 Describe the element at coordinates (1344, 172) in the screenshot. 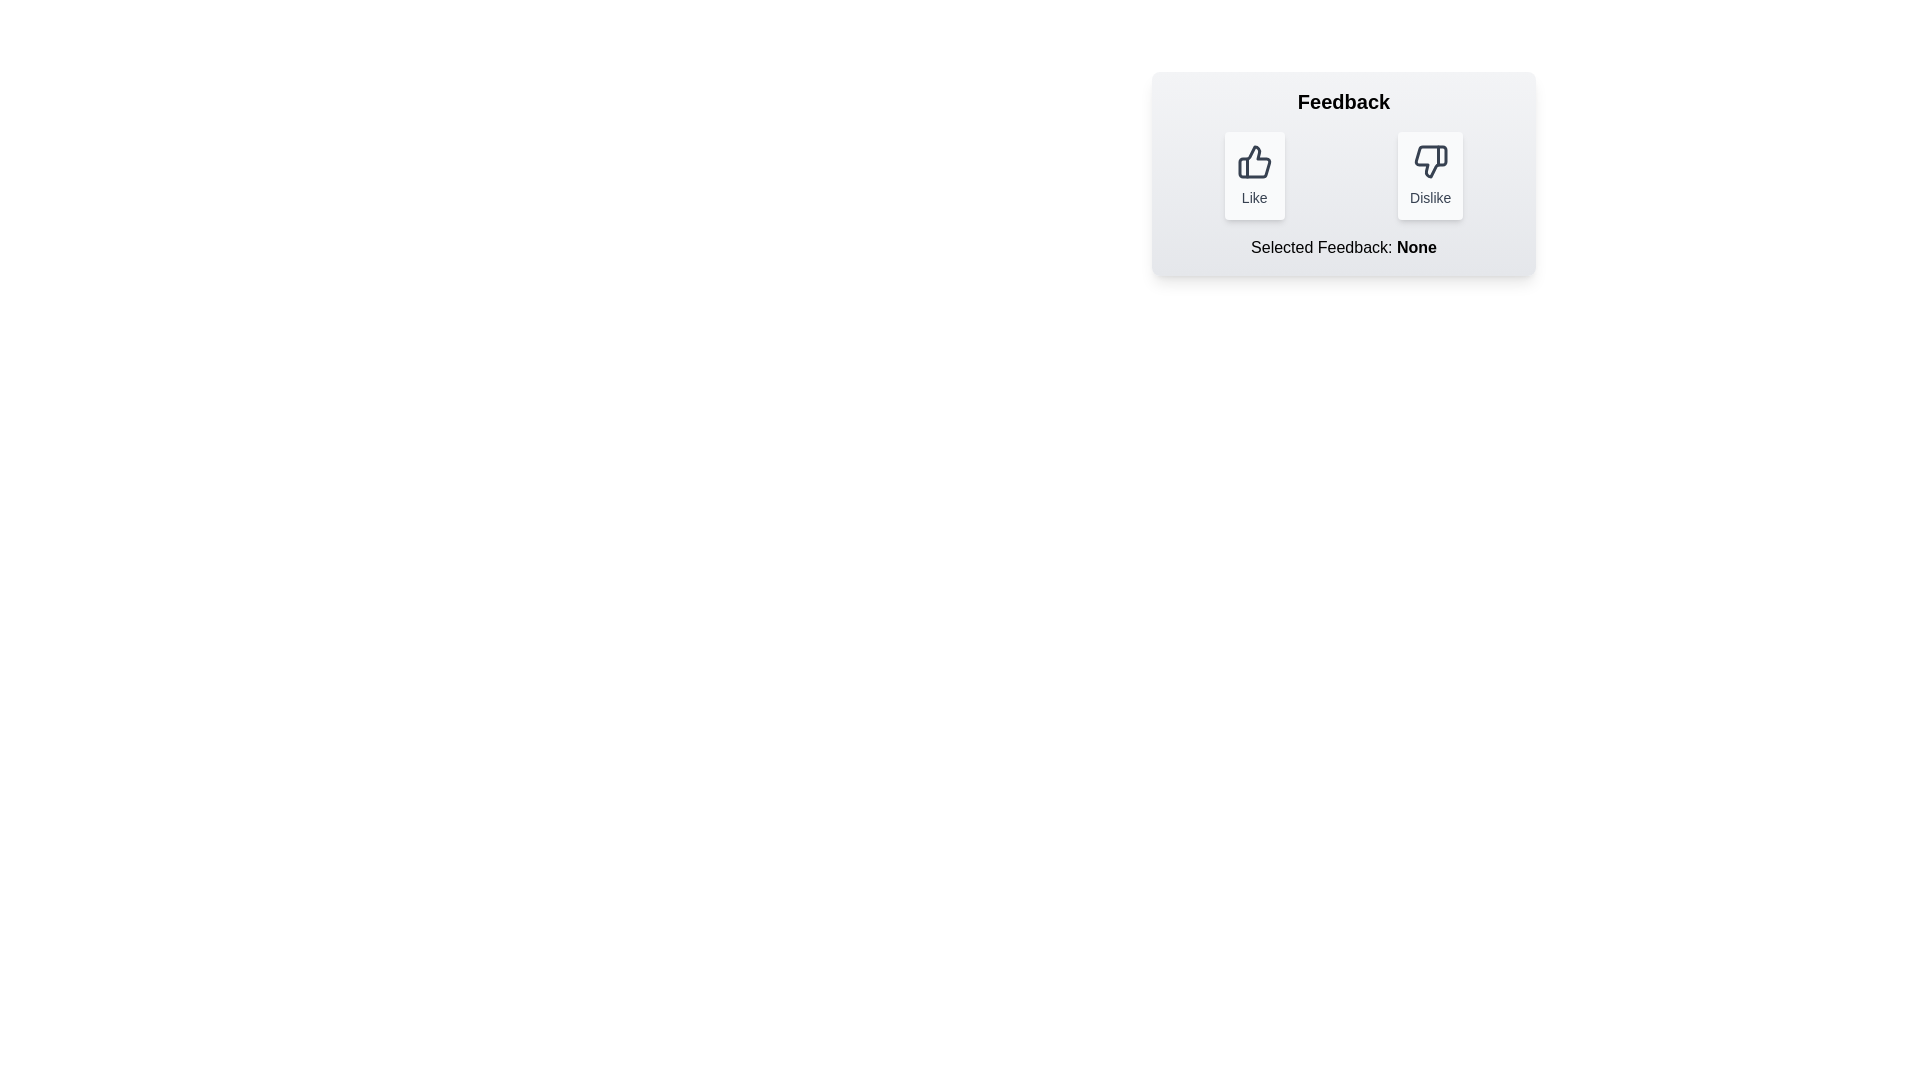

I see `the container to inspect its layout and styling` at that location.